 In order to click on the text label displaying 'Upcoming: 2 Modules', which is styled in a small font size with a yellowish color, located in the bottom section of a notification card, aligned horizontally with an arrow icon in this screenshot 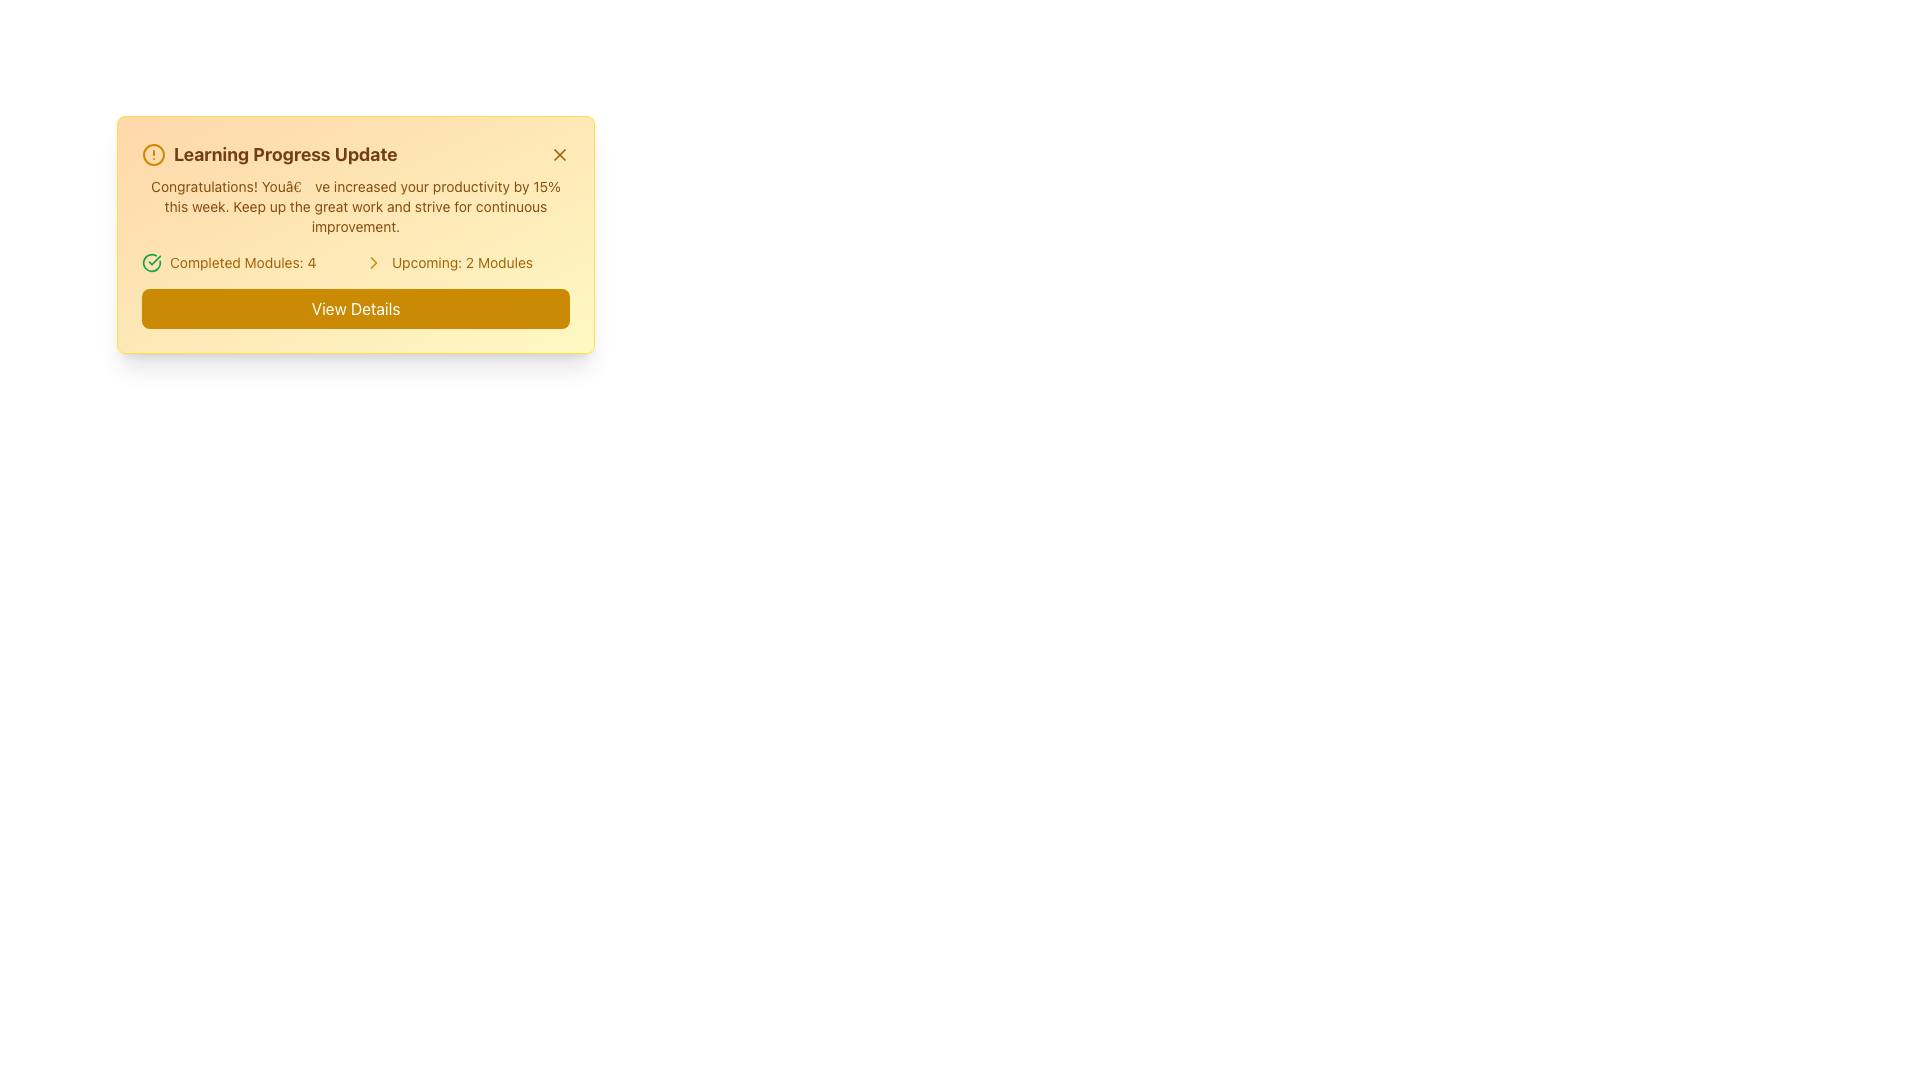, I will do `click(461, 261)`.